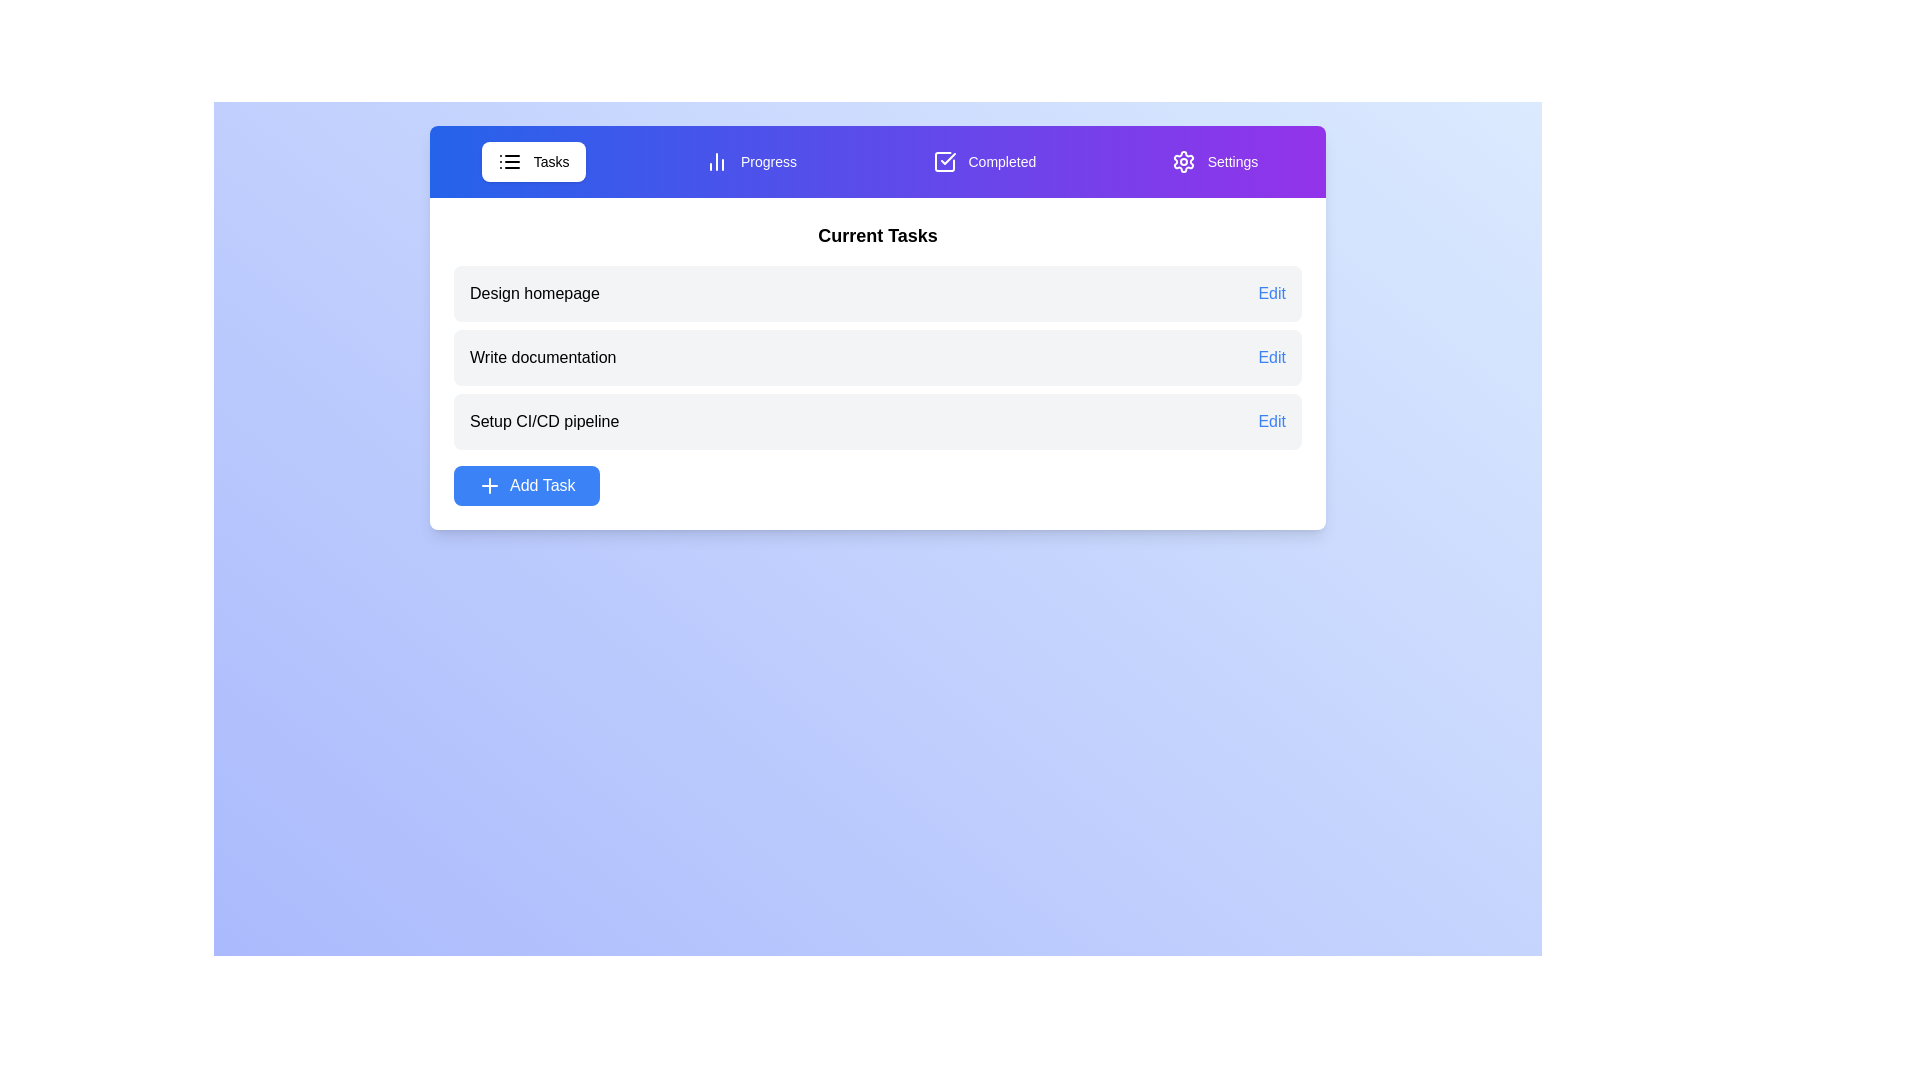 Image resolution: width=1920 pixels, height=1080 pixels. I want to click on the checkmark icon located at the rightmost edge of the navigation bar in the header section, which visually indicates confirmation or a checked state, so click(947, 157).